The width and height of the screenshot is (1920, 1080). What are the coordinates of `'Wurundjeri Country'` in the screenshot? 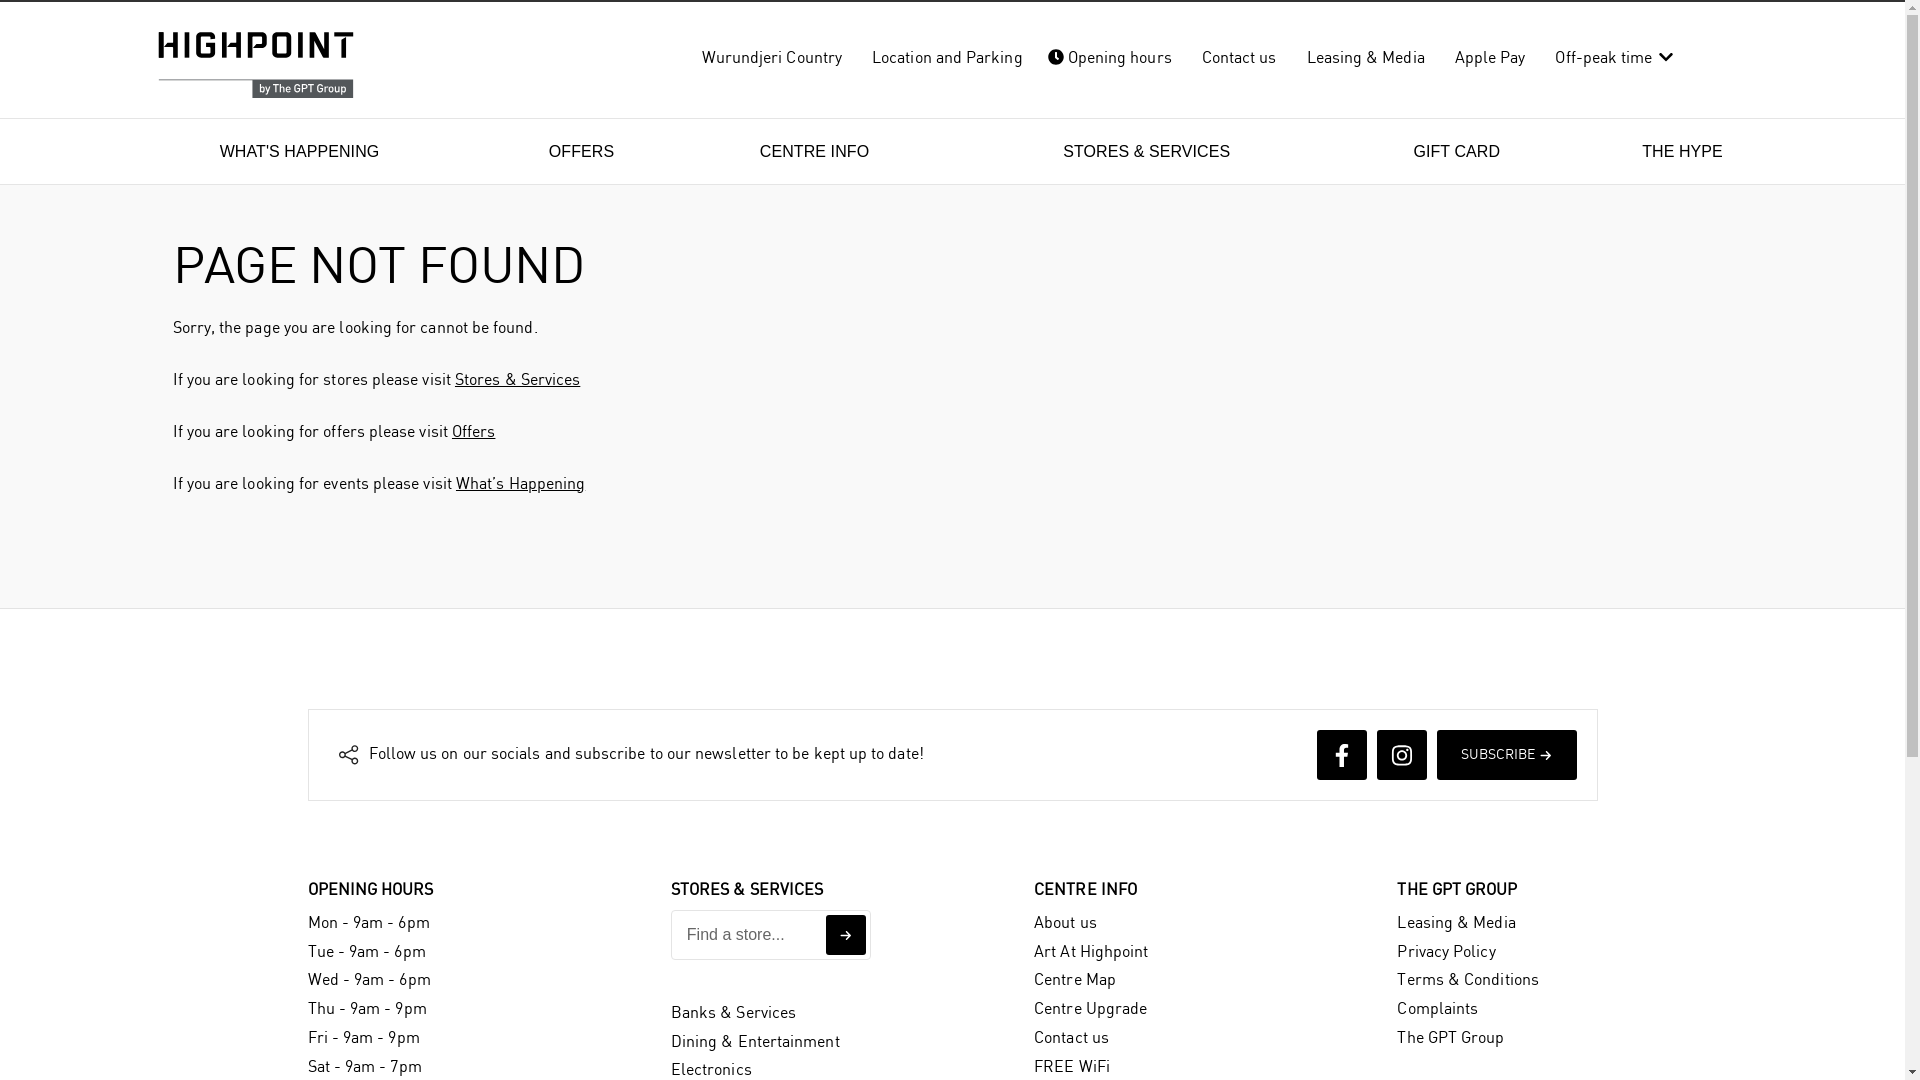 It's located at (771, 57).